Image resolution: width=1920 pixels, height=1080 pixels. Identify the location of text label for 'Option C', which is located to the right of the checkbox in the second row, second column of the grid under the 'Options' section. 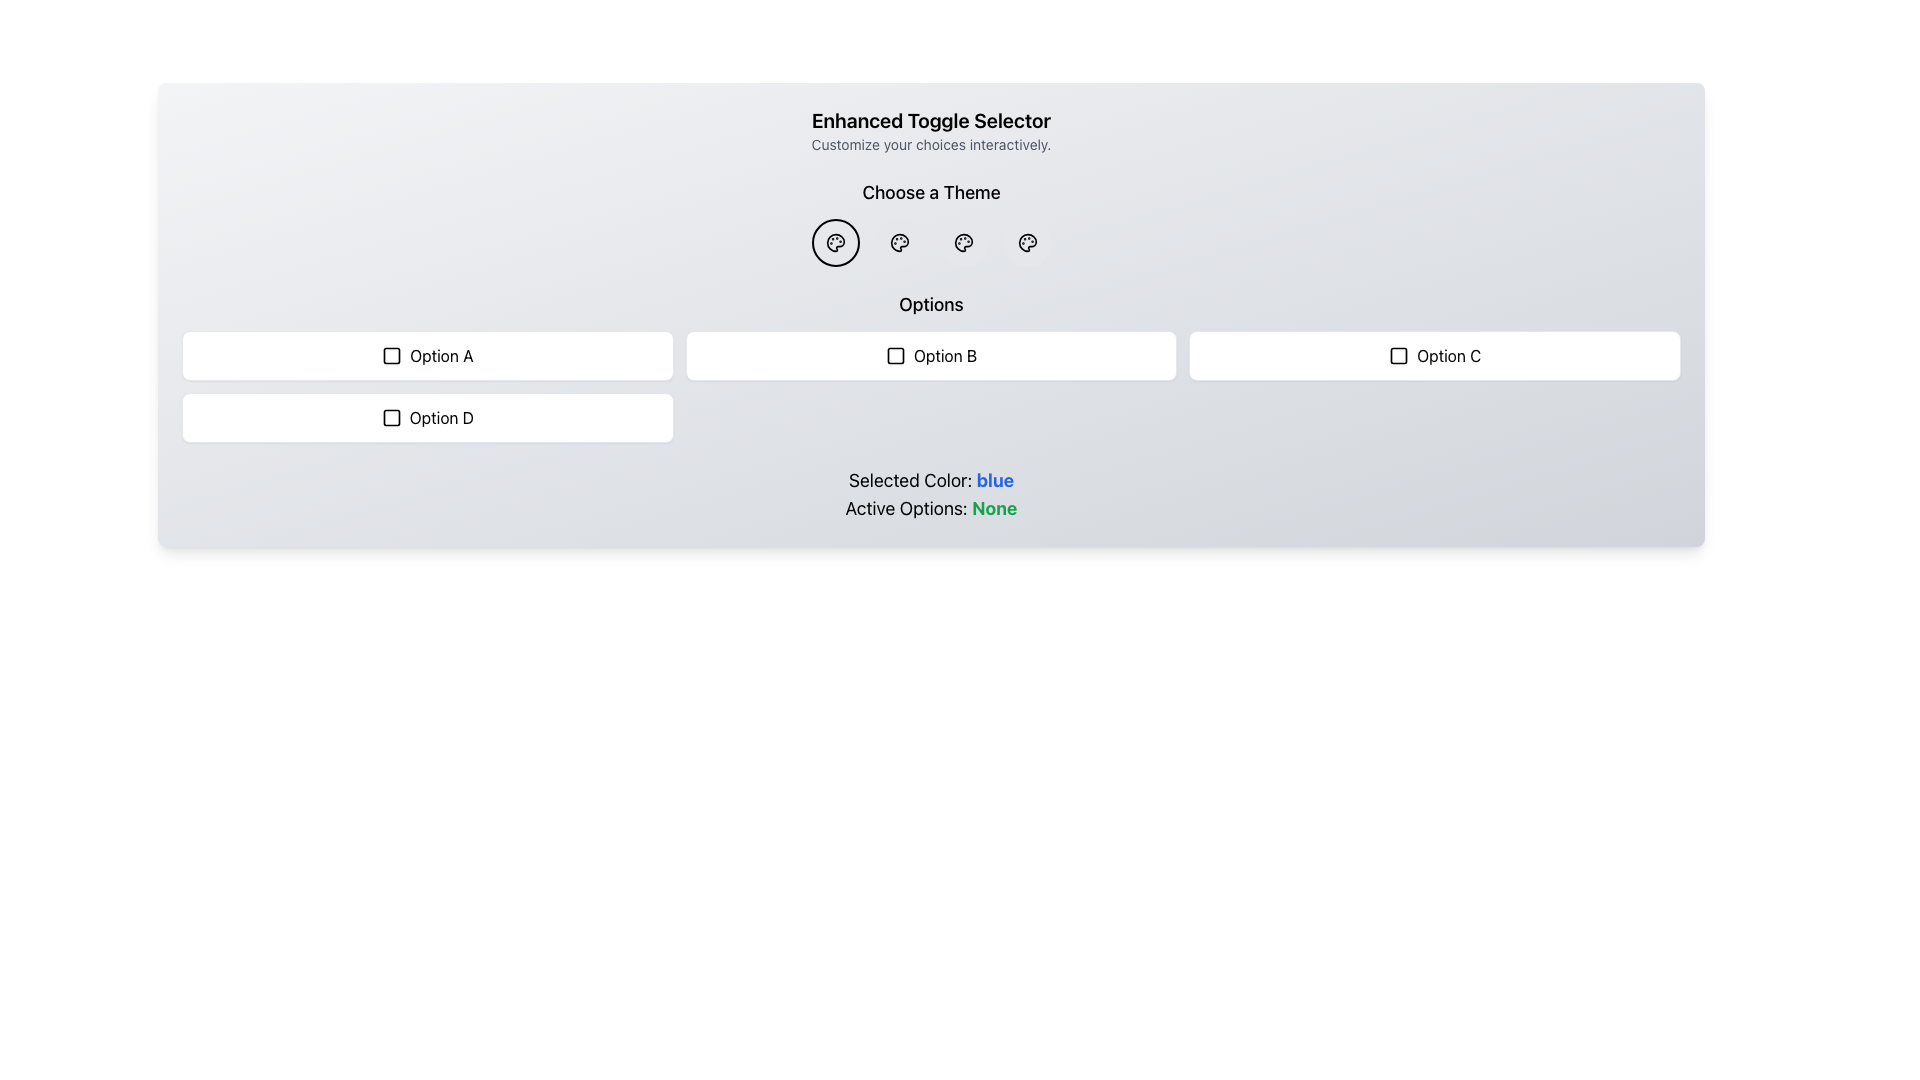
(1449, 354).